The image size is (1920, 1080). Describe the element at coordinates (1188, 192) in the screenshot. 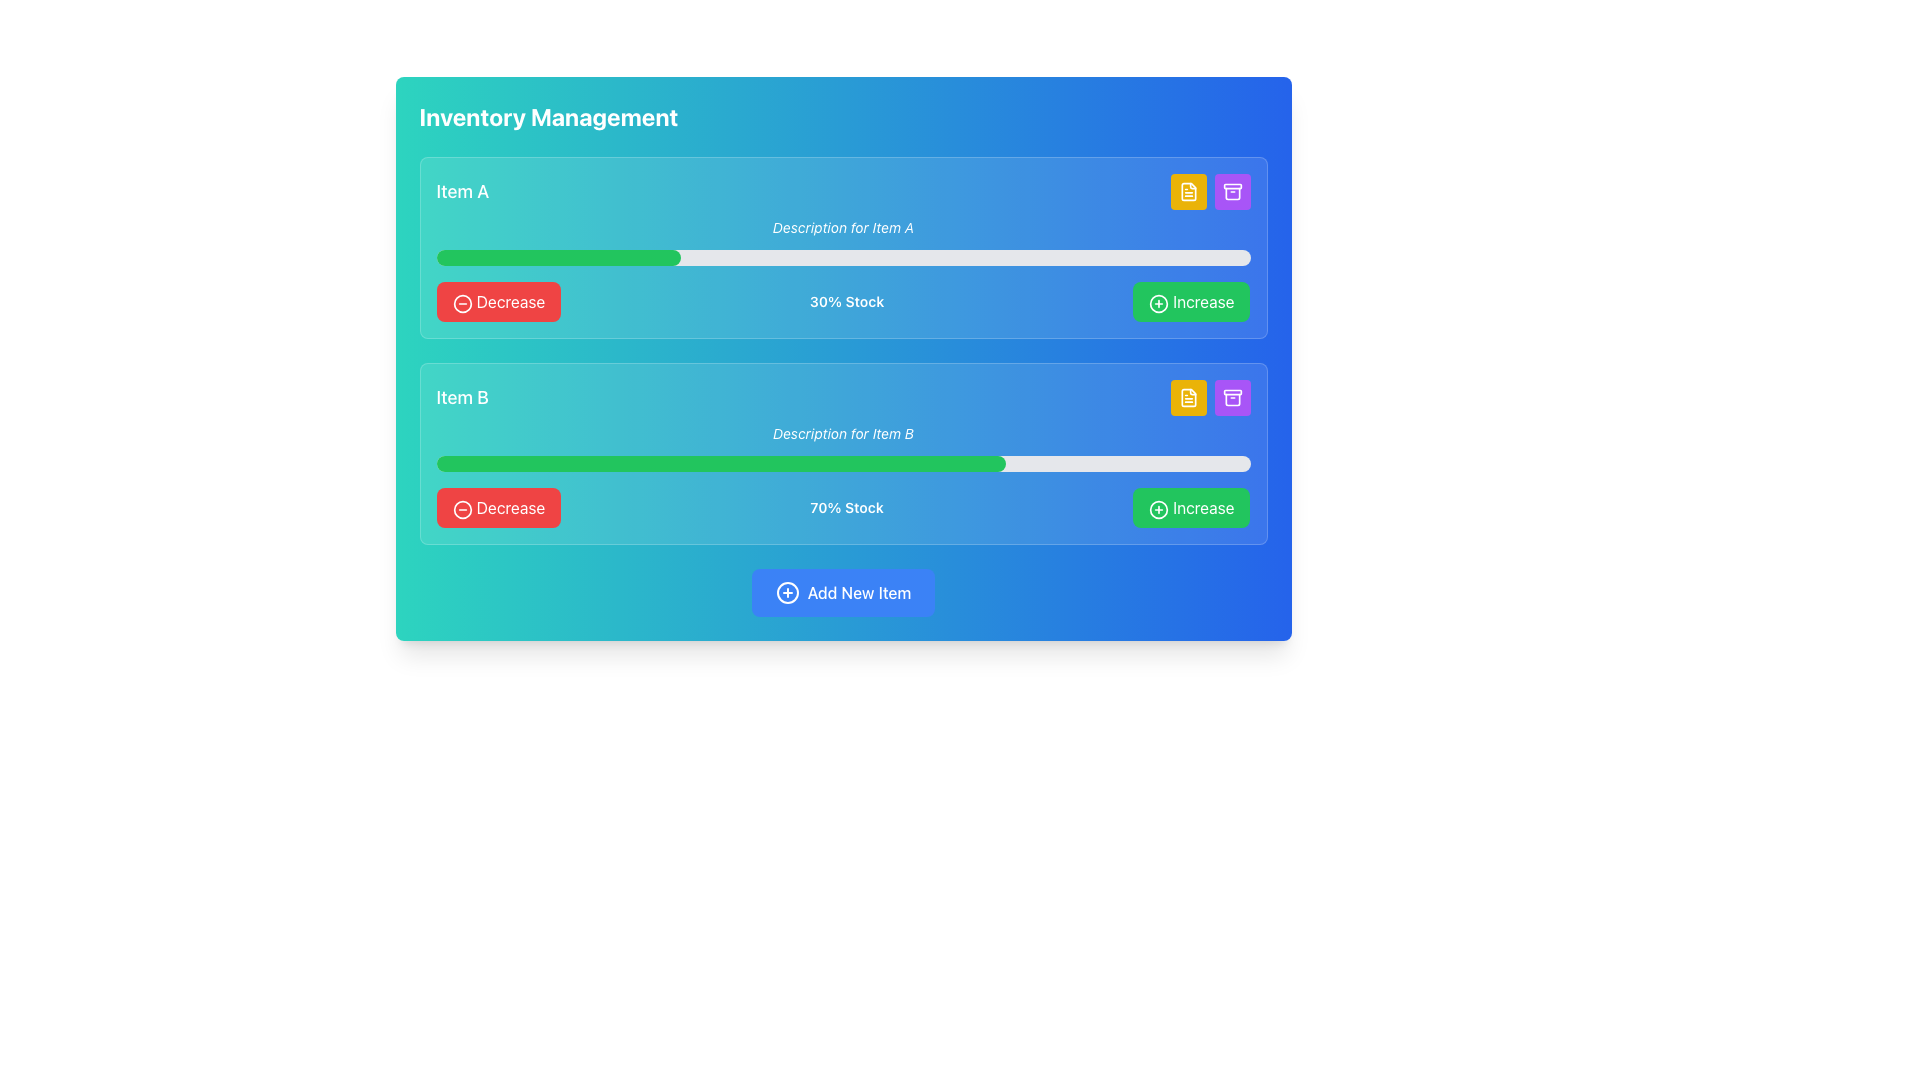

I see `the icon representing a file-related action located in the top-right corner of the 'Item A' section, which is within a yellow square button among a group of action buttons` at that location.